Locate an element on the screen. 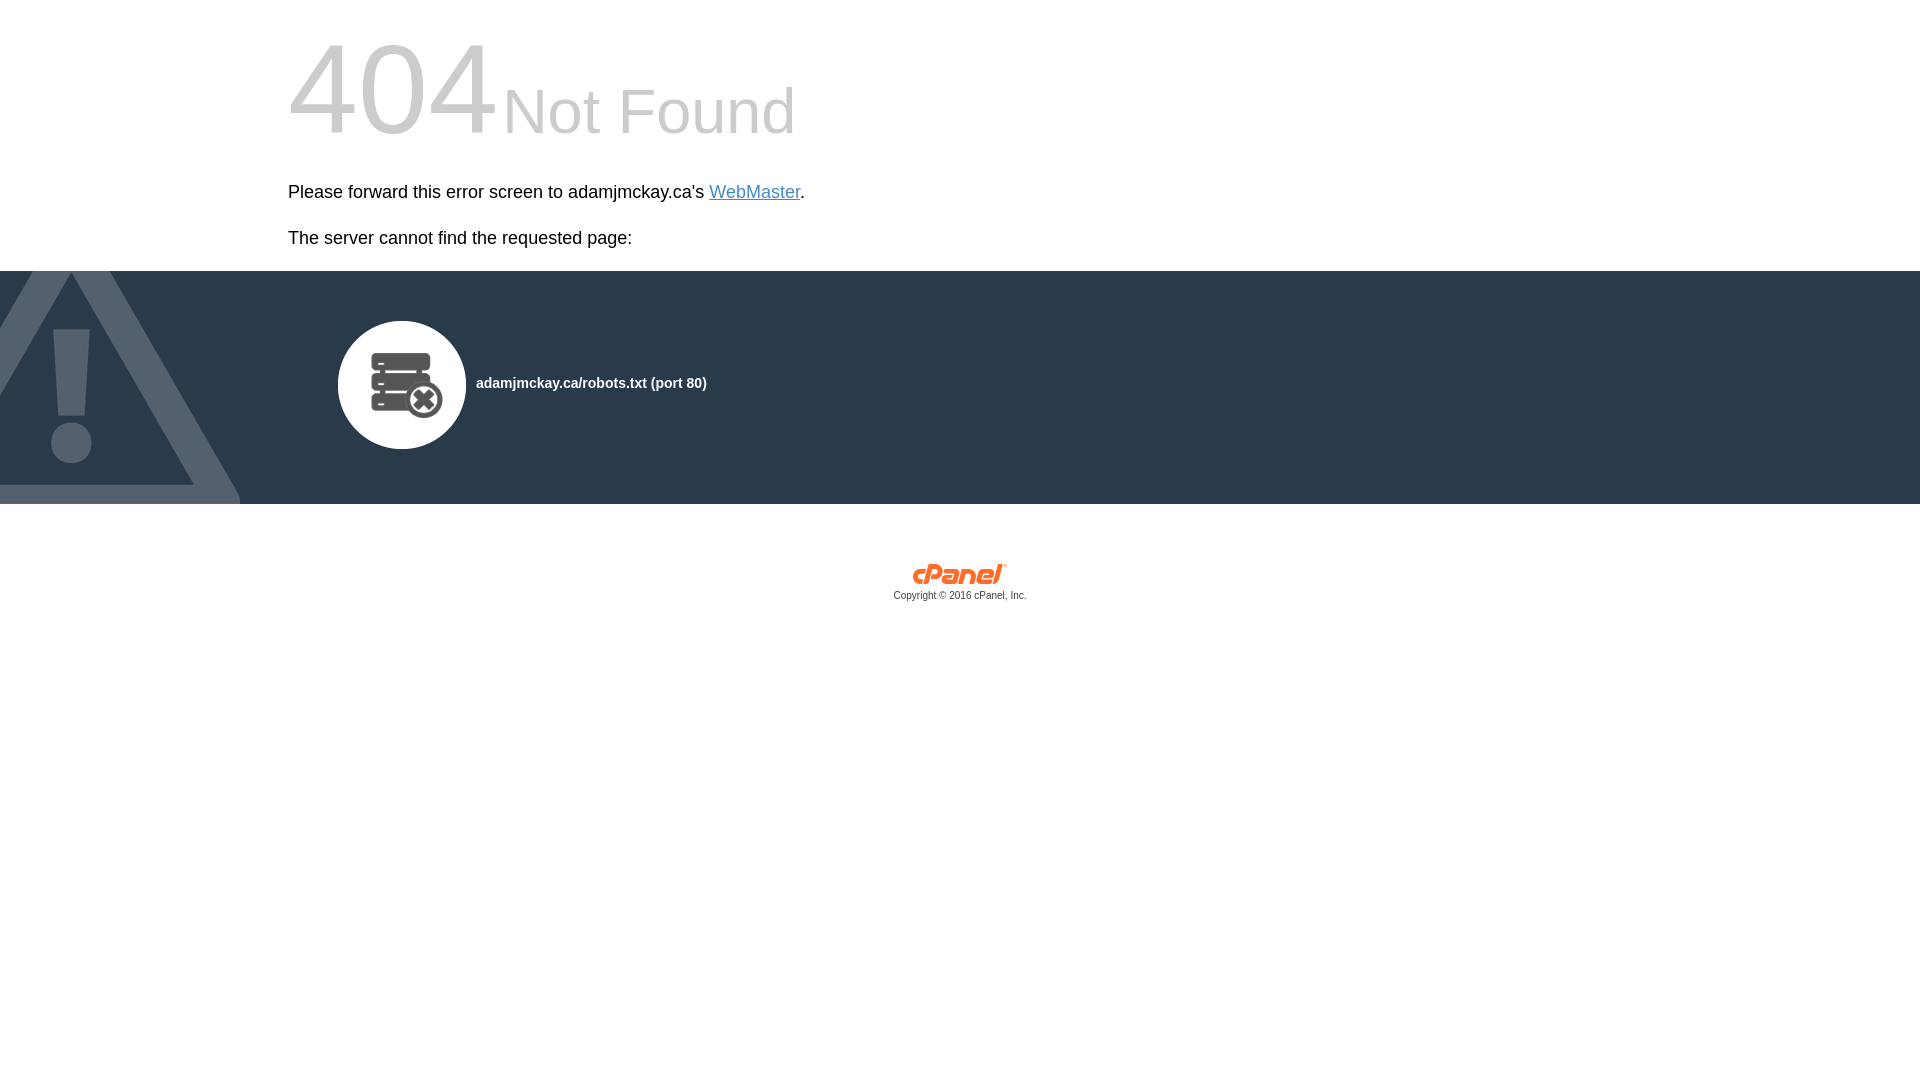  'WebMaster' is located at coordinates (709, 192).